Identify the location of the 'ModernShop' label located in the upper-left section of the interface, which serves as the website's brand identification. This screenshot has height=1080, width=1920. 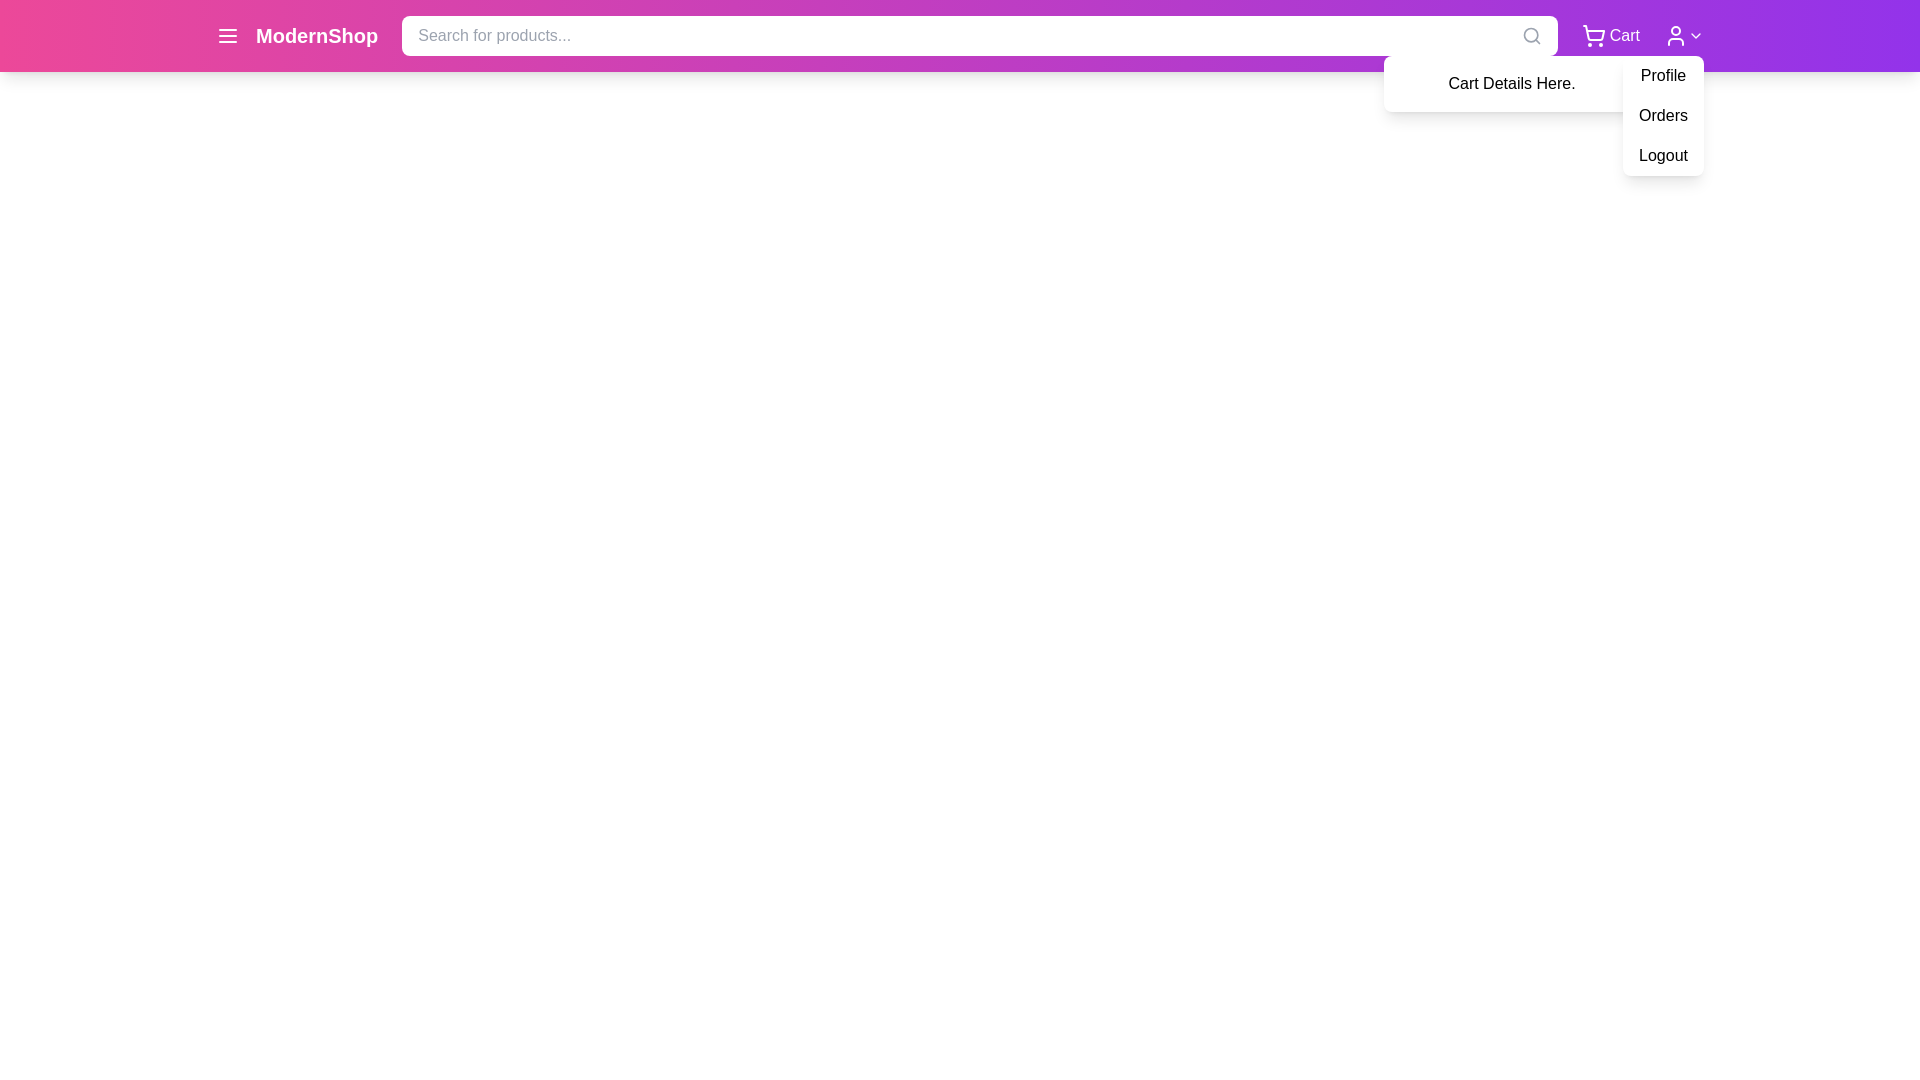
(296, 35).